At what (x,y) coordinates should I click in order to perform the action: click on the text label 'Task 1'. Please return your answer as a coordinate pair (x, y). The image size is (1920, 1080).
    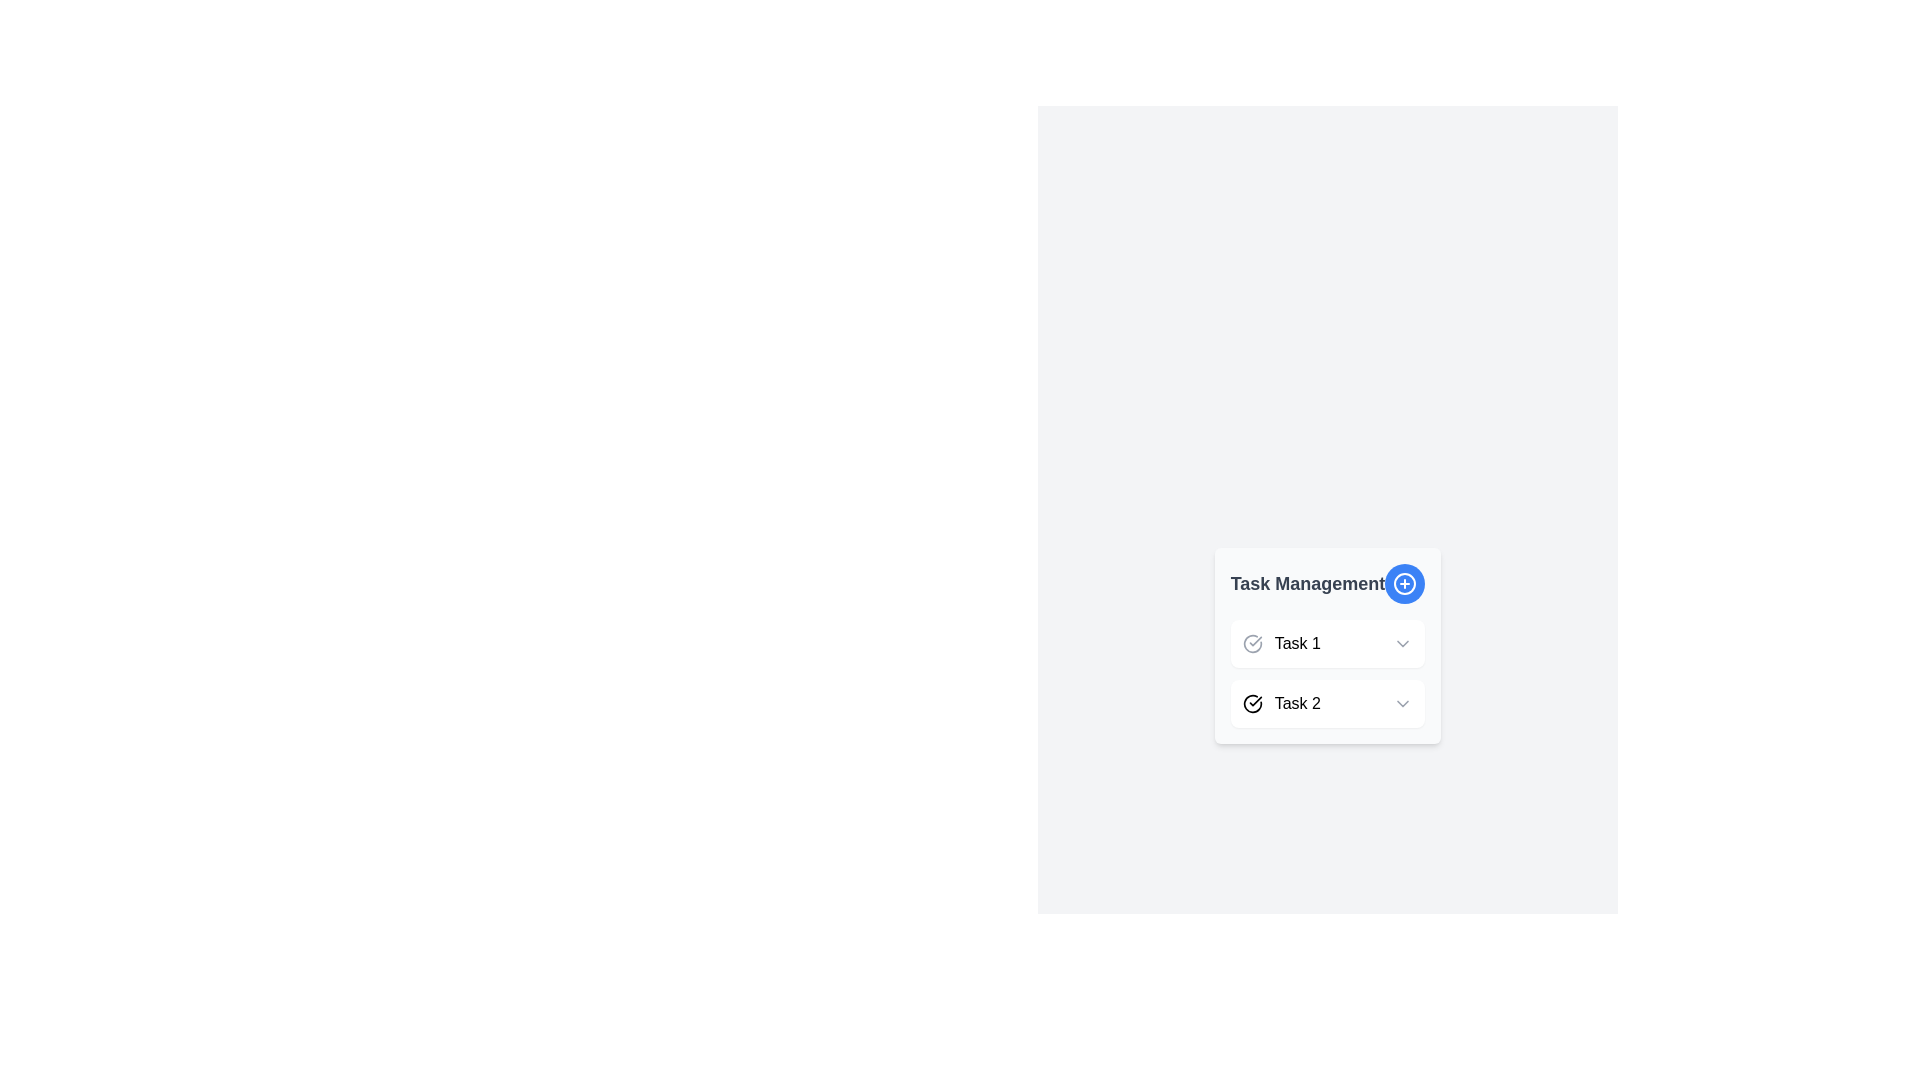
    Looking at the image, I should click on (1281, 644).